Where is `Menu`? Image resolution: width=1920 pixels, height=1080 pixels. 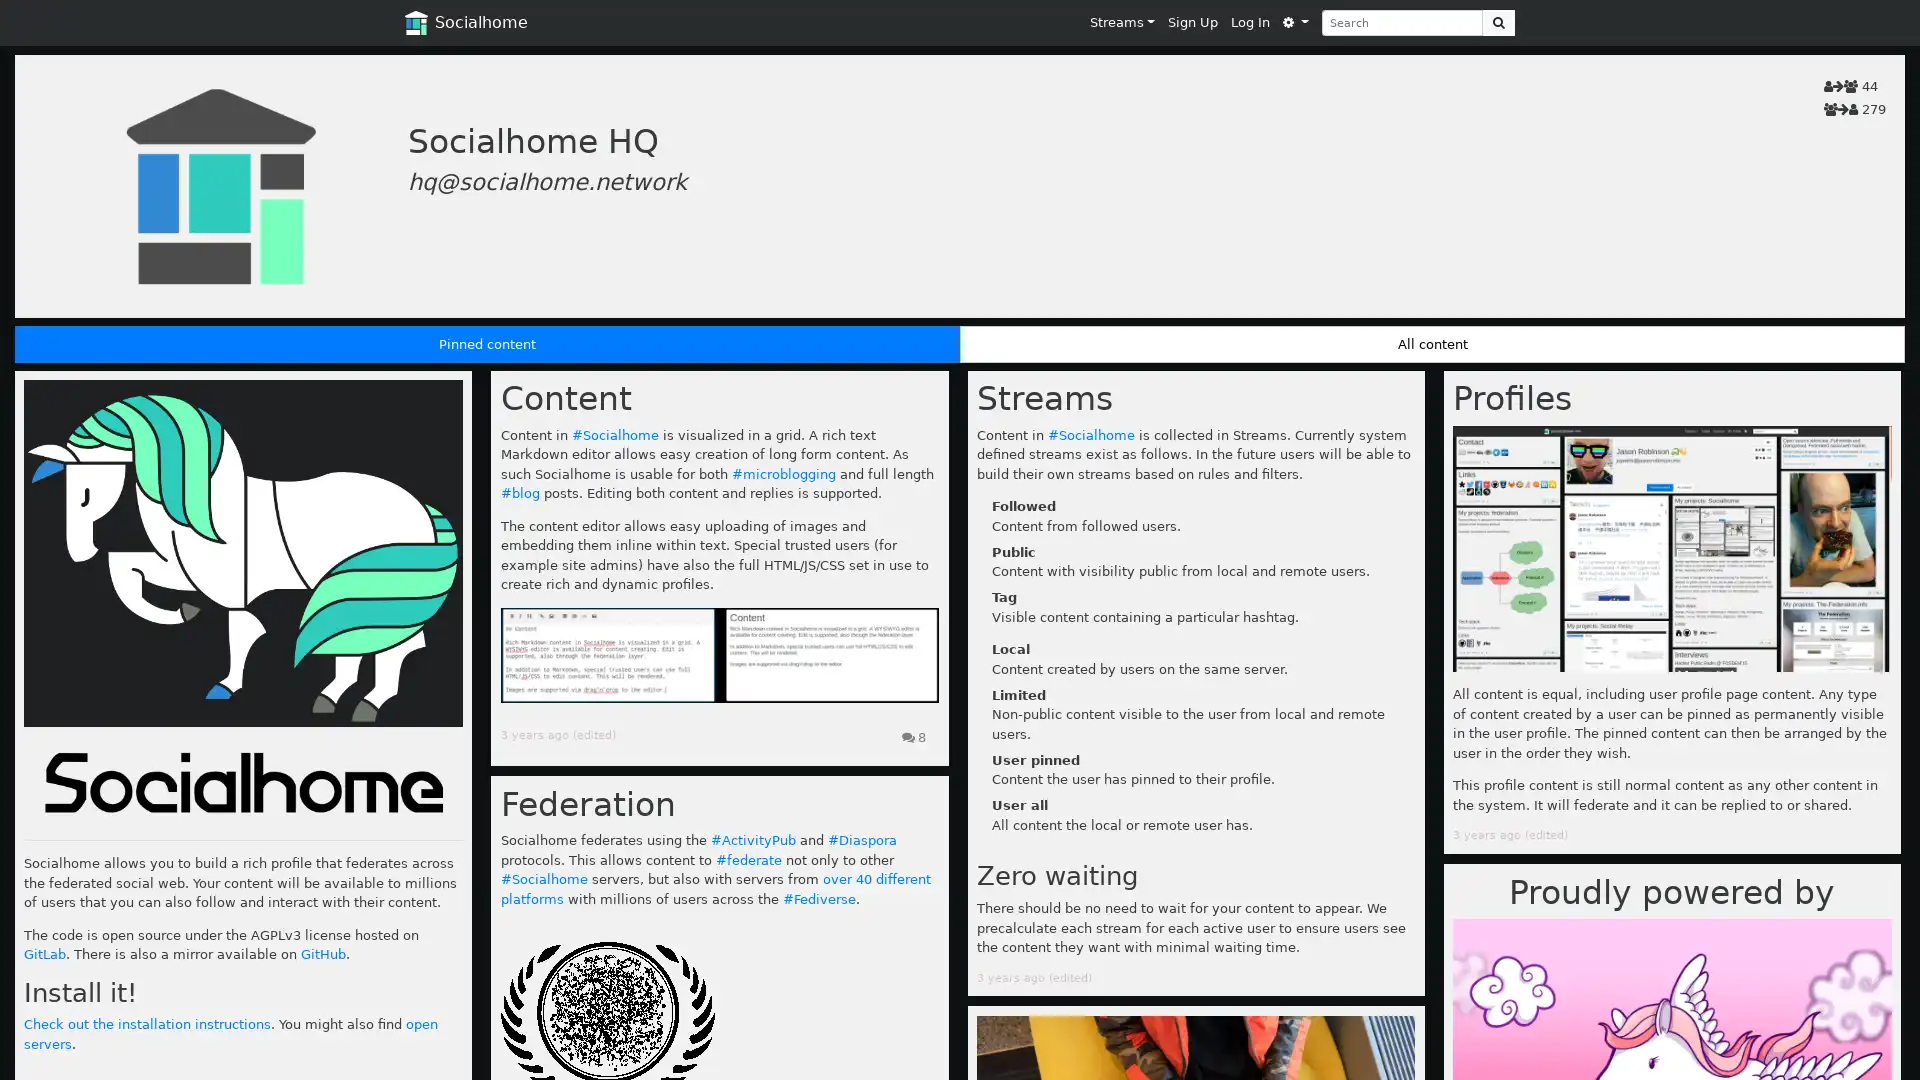
Menu is located at coordinates (1295, 22).